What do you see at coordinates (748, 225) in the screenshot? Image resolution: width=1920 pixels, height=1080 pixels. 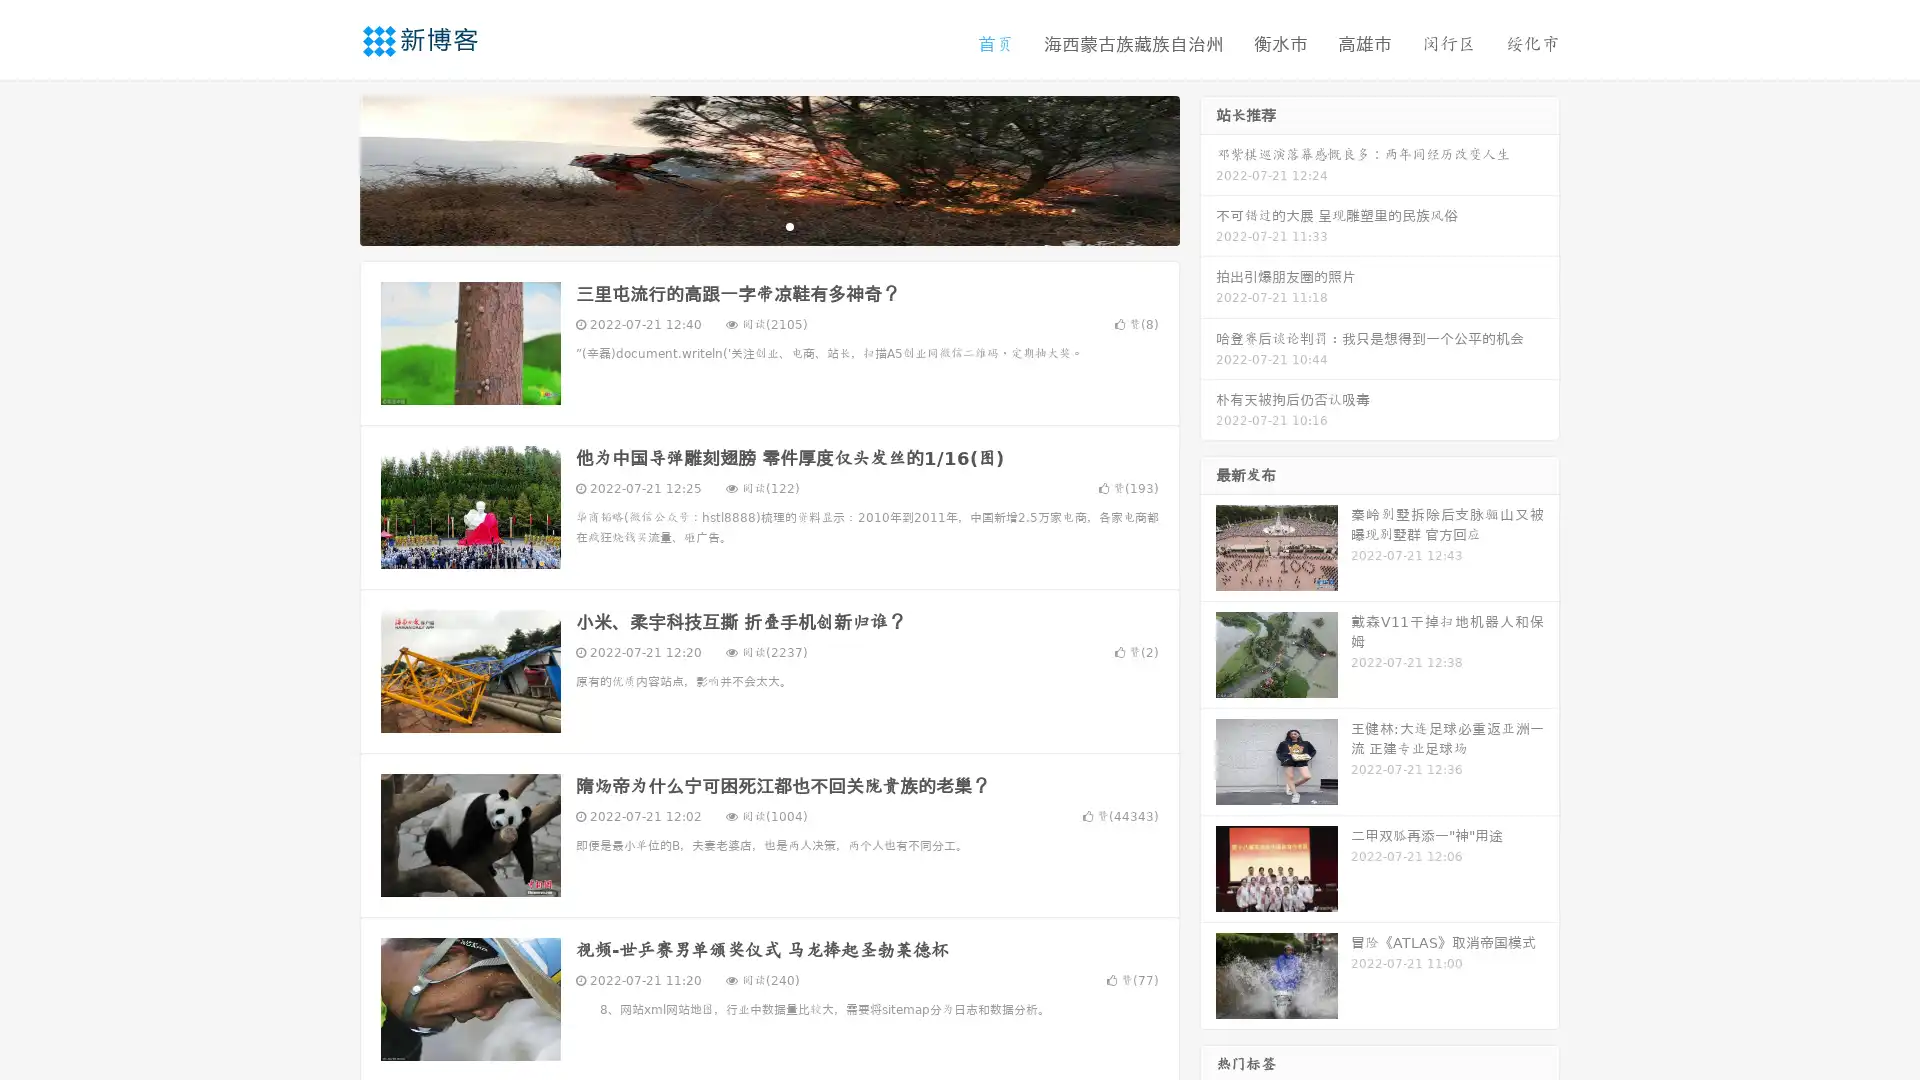 I see `Go to slide 1` at bounding box center [748, 225].